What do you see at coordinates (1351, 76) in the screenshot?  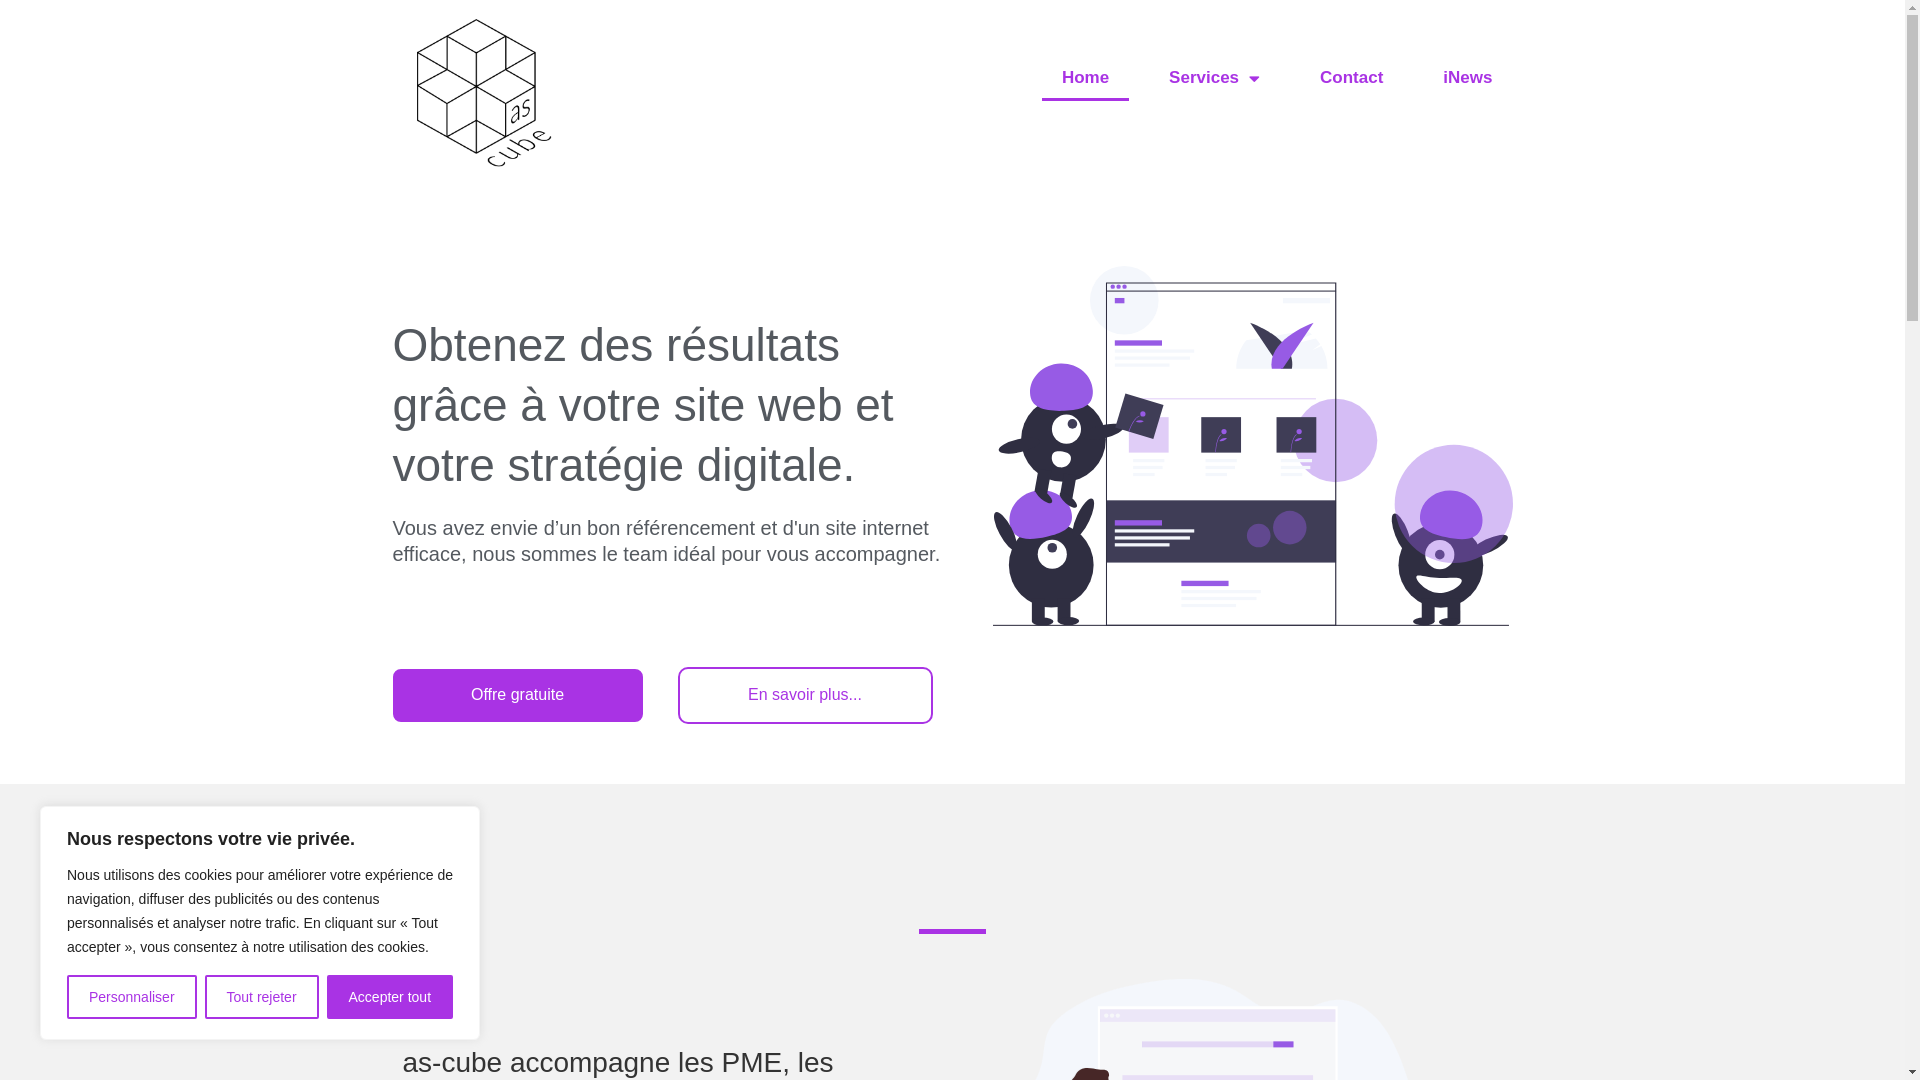 I see `'Contact'` at bounding box center [1351, 76].